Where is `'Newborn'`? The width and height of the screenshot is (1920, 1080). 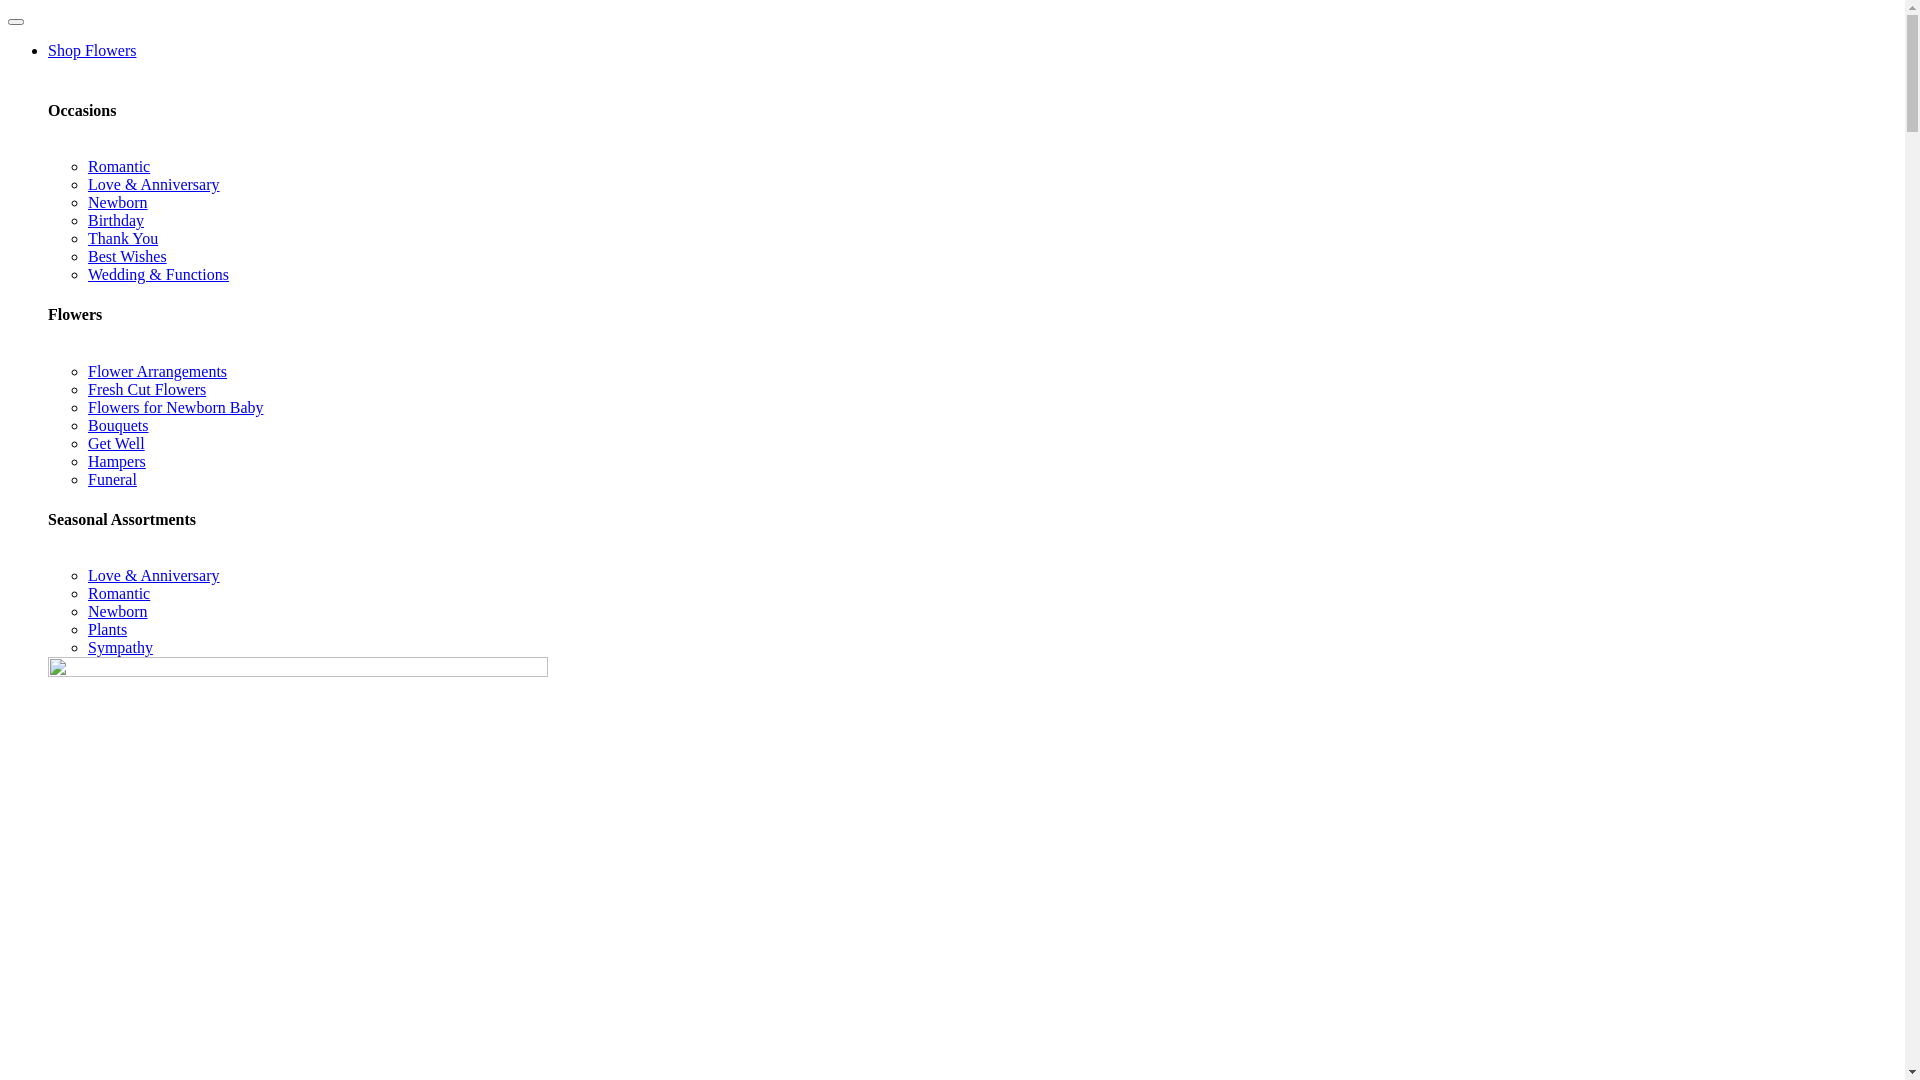 'Newborn' is located at coordinates (117, 610).